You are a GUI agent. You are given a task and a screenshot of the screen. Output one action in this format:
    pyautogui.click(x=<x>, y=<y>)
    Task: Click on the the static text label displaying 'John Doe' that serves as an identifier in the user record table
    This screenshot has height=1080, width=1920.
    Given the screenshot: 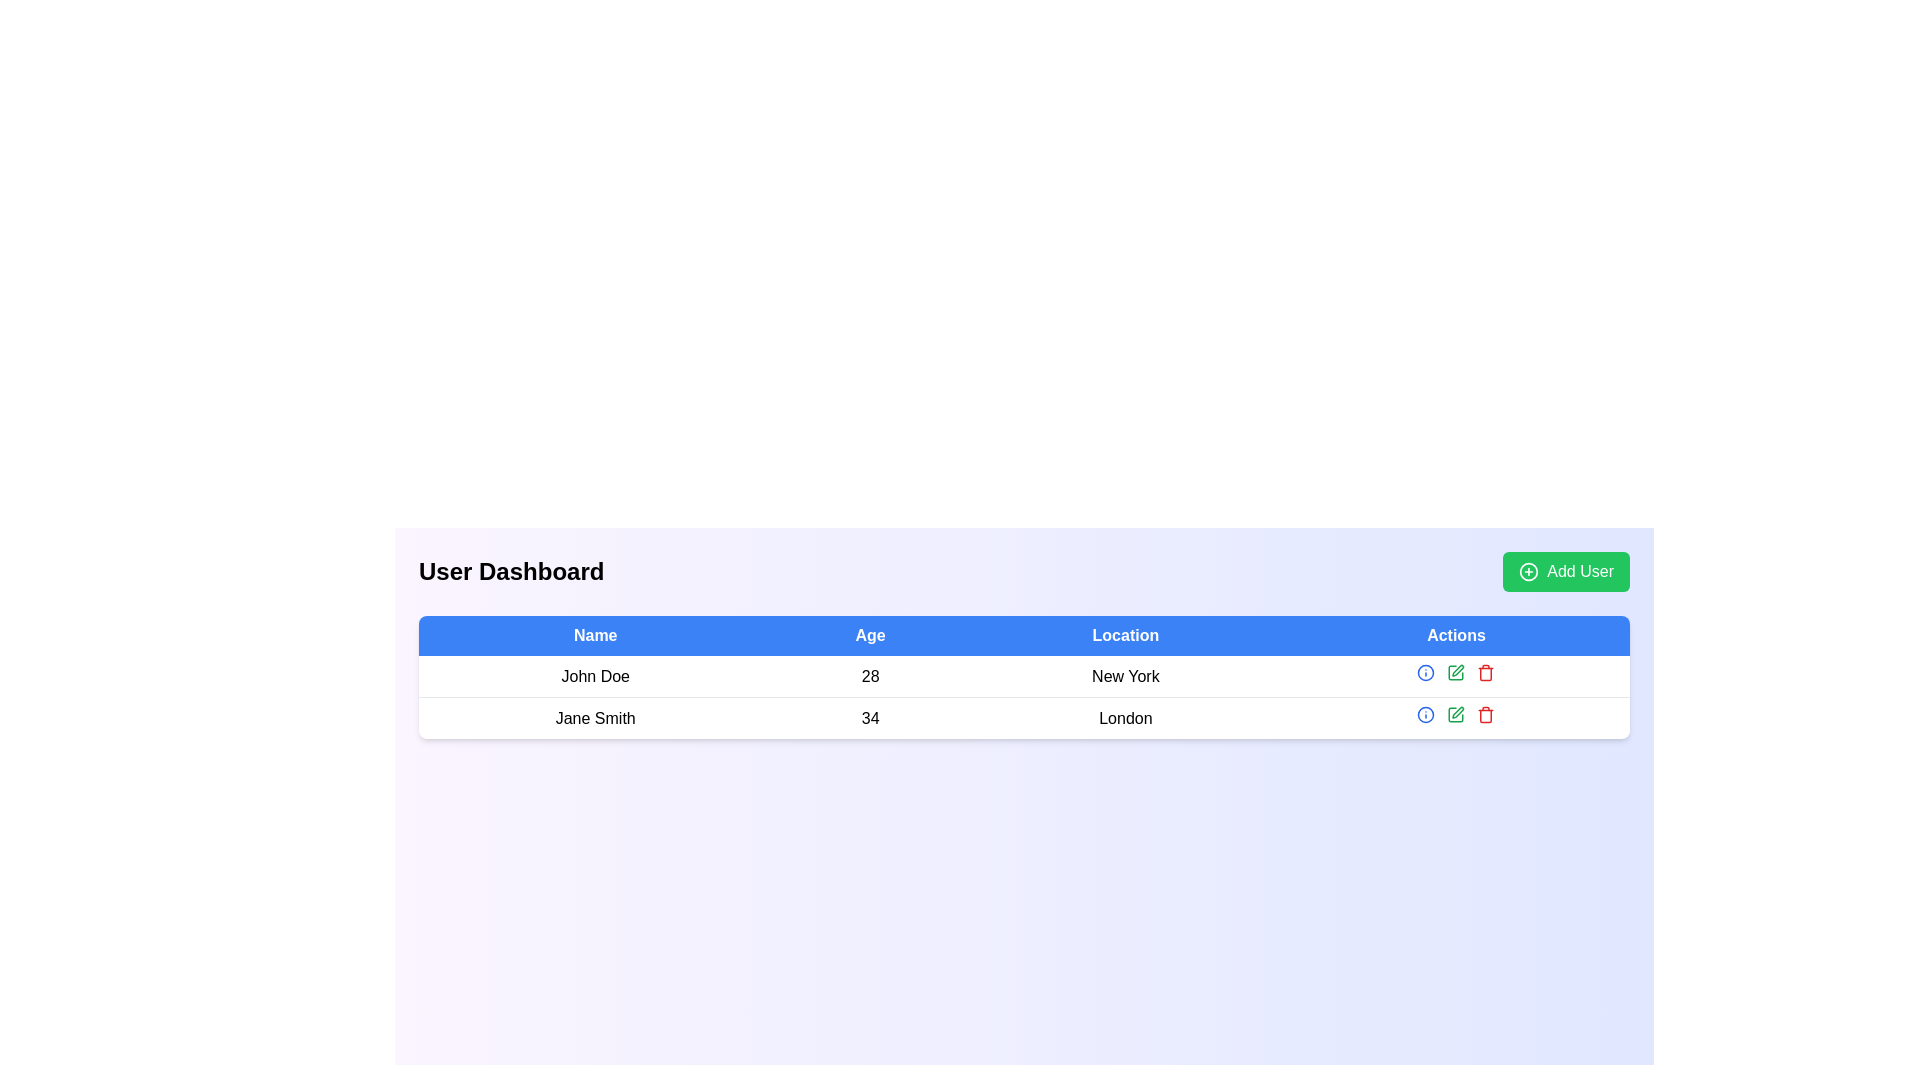 What is the action you would take?
    pyautogui.click(x=594, y=675)
    